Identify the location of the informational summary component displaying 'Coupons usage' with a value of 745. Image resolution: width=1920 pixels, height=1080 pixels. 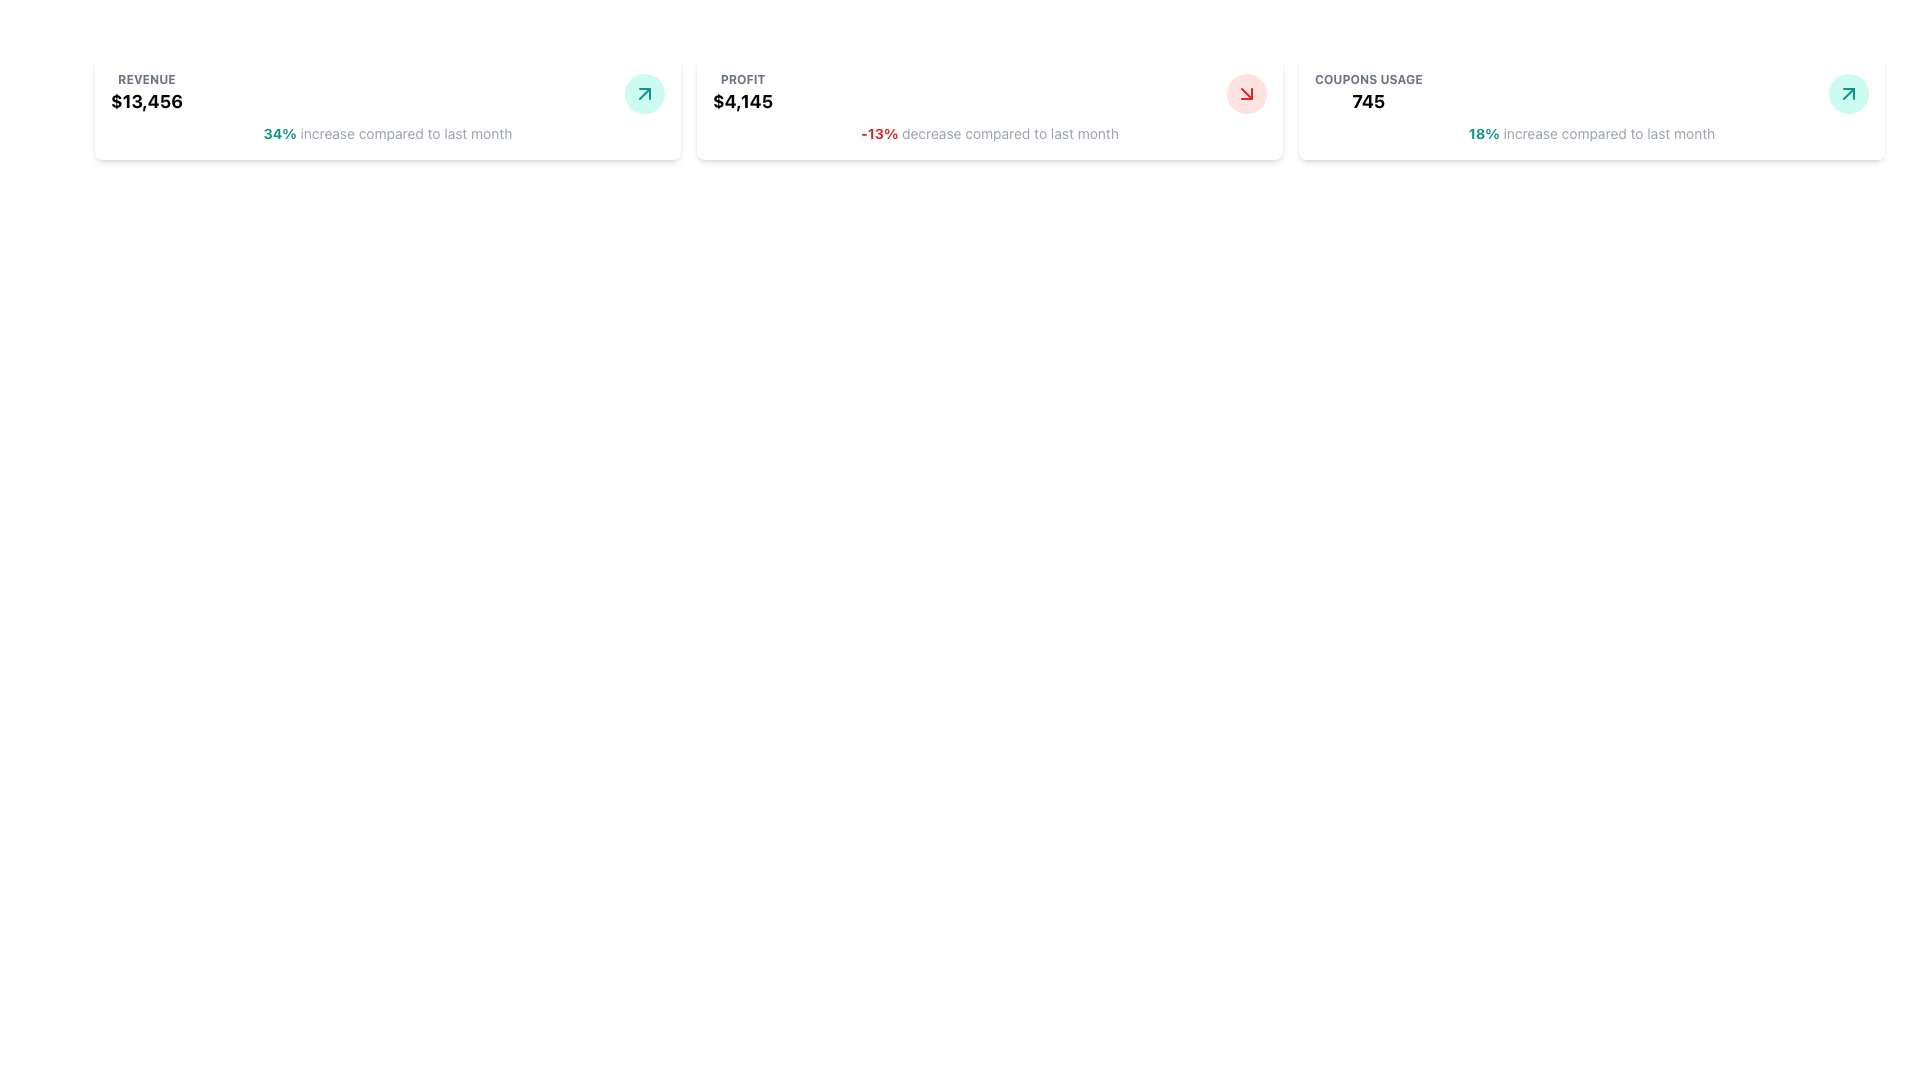
(1367, 93).